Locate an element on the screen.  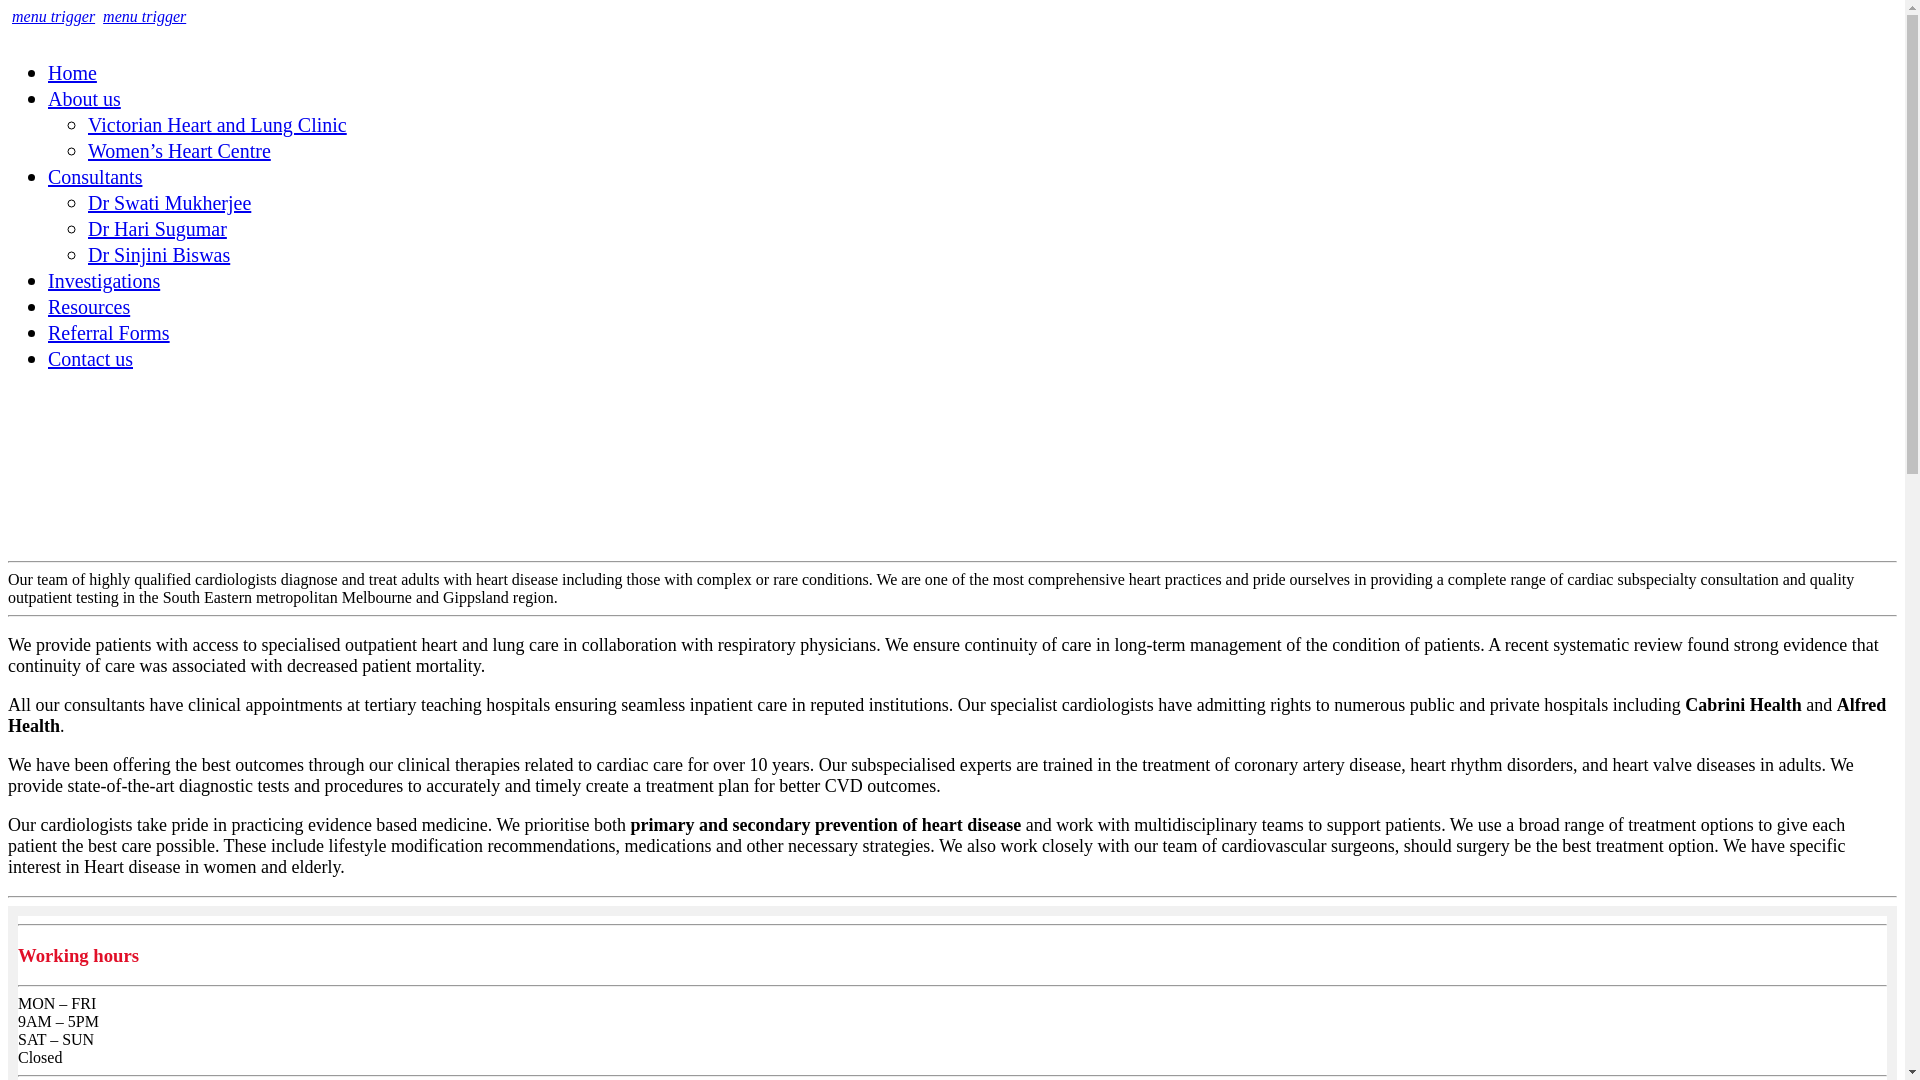
'menu trigger' is located at coordinates (143, 16).